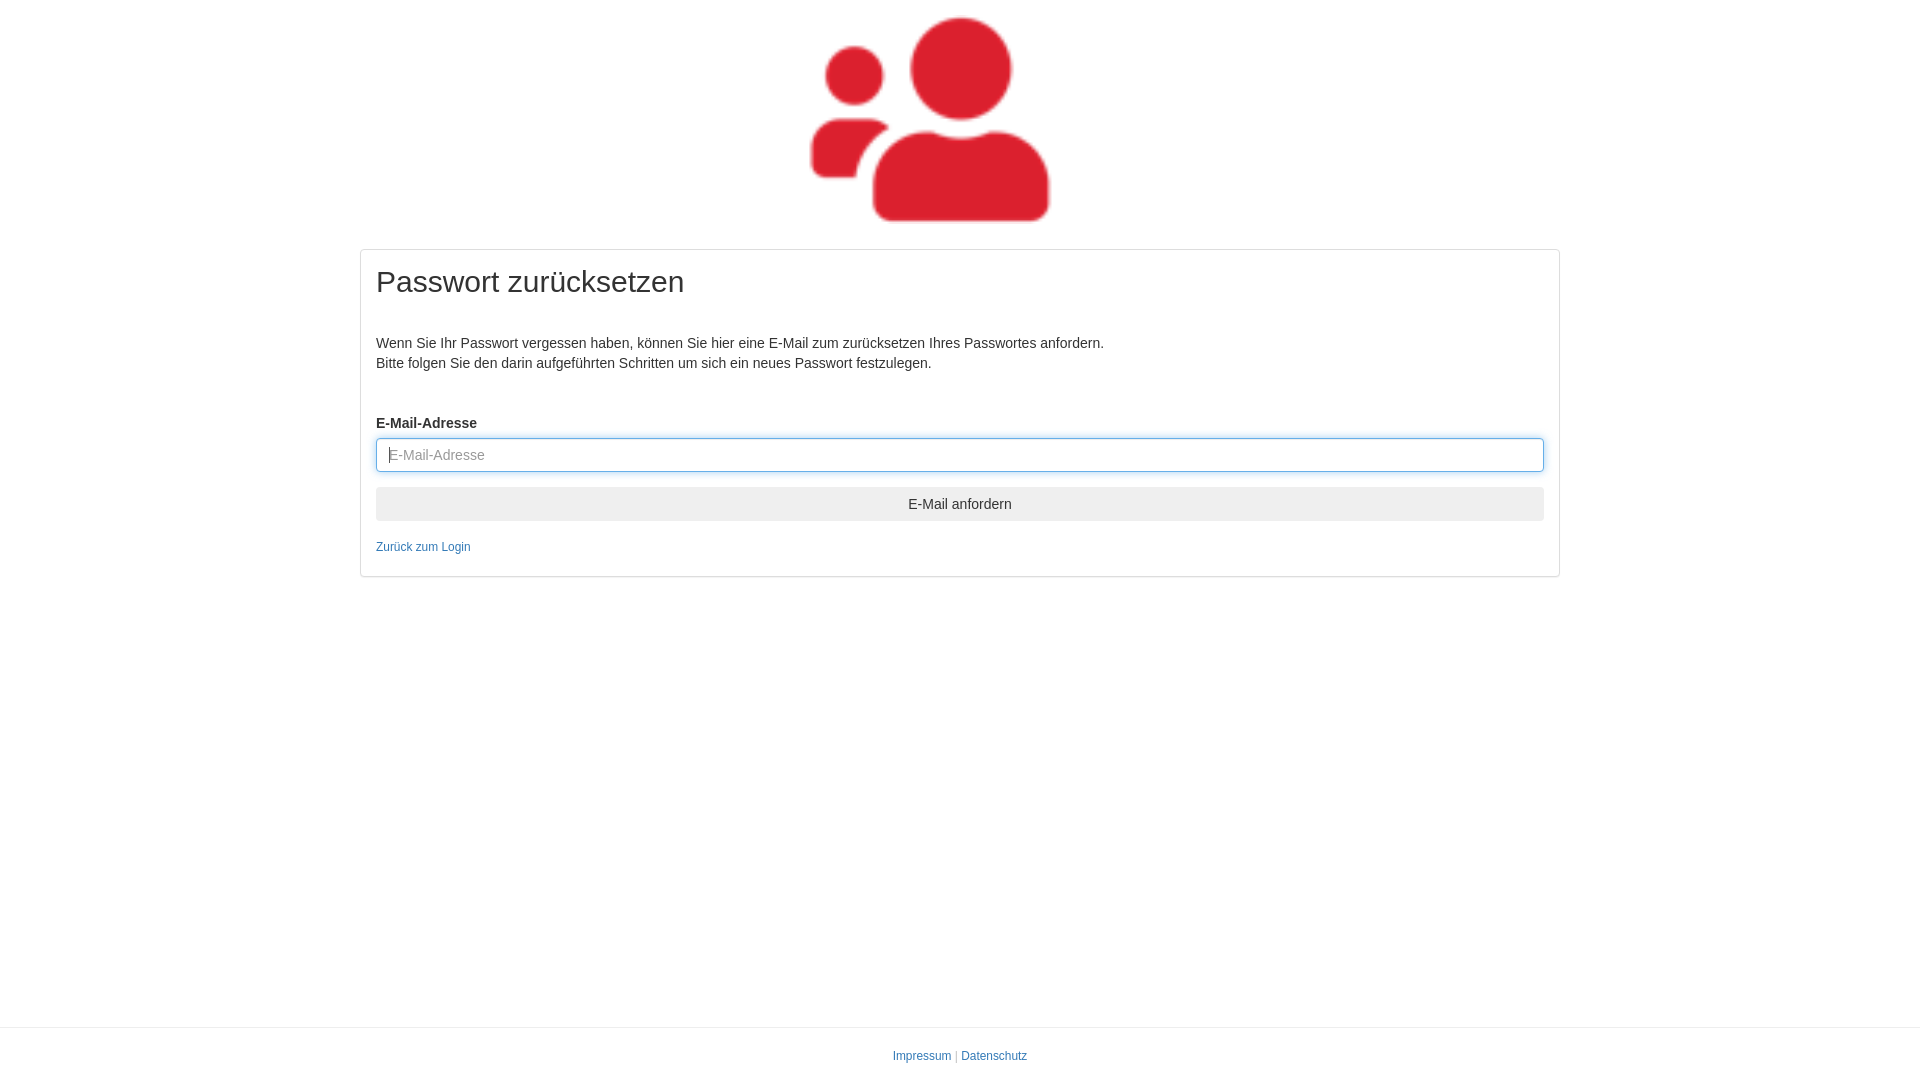 The height and width of the screenshot is (1080, 1920). What do you see at coordinates (960, 503) in the screenshot?
I see `'E-Mail anfordern'` at bounding box center [960, 503].